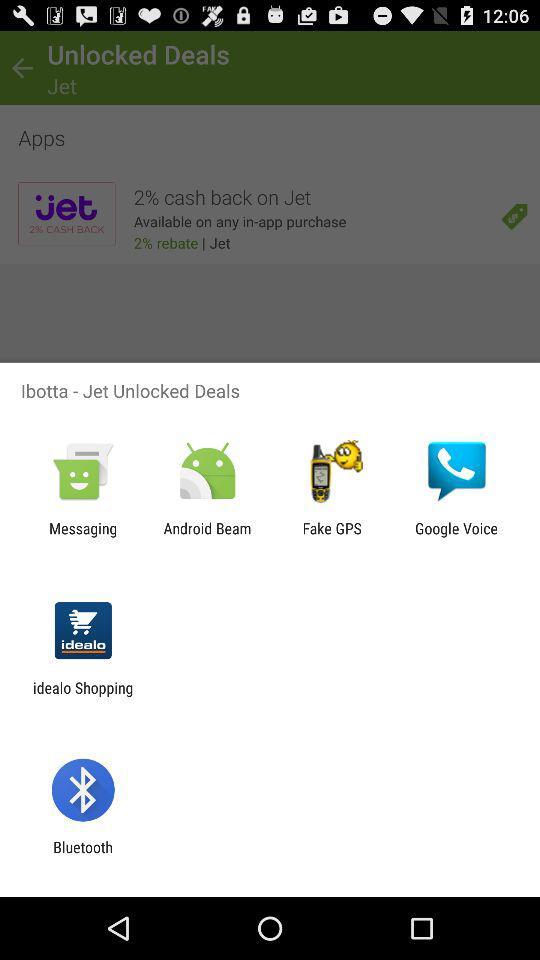  Describe the element at coordinates (82, 536) in the screenshot. I see `messaging` at that location.